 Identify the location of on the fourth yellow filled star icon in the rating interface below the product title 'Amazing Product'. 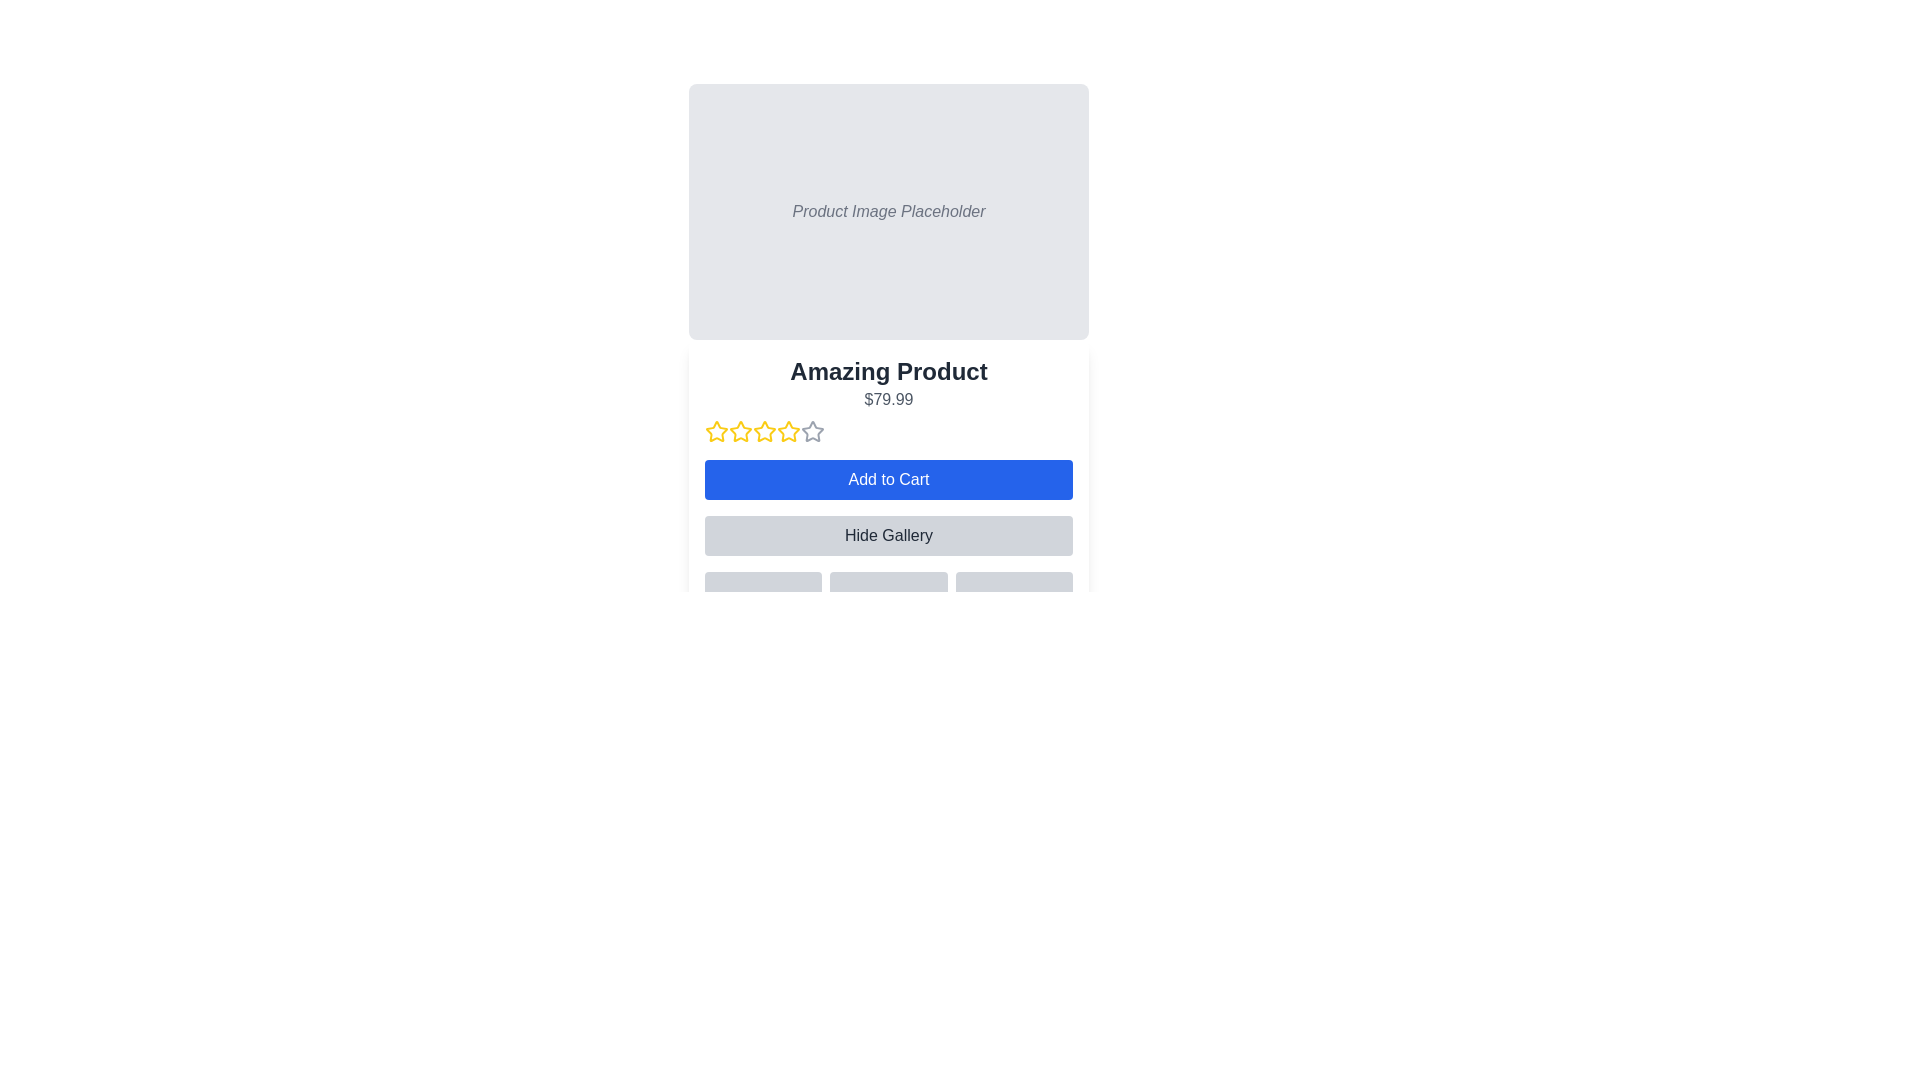
(787, 430).